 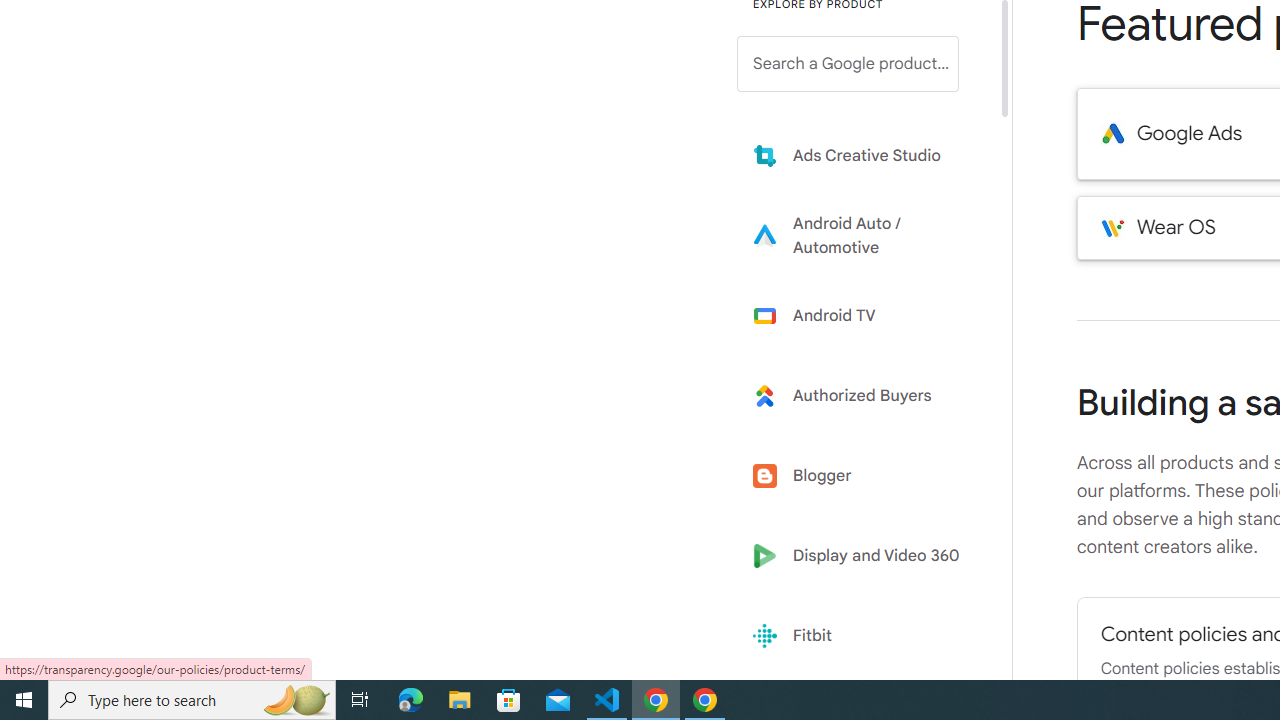 What do you see at coordinates (848, 63) in the screenshot?
I see `'Search a Google product from below list.'` at bounding box center [848, 63].